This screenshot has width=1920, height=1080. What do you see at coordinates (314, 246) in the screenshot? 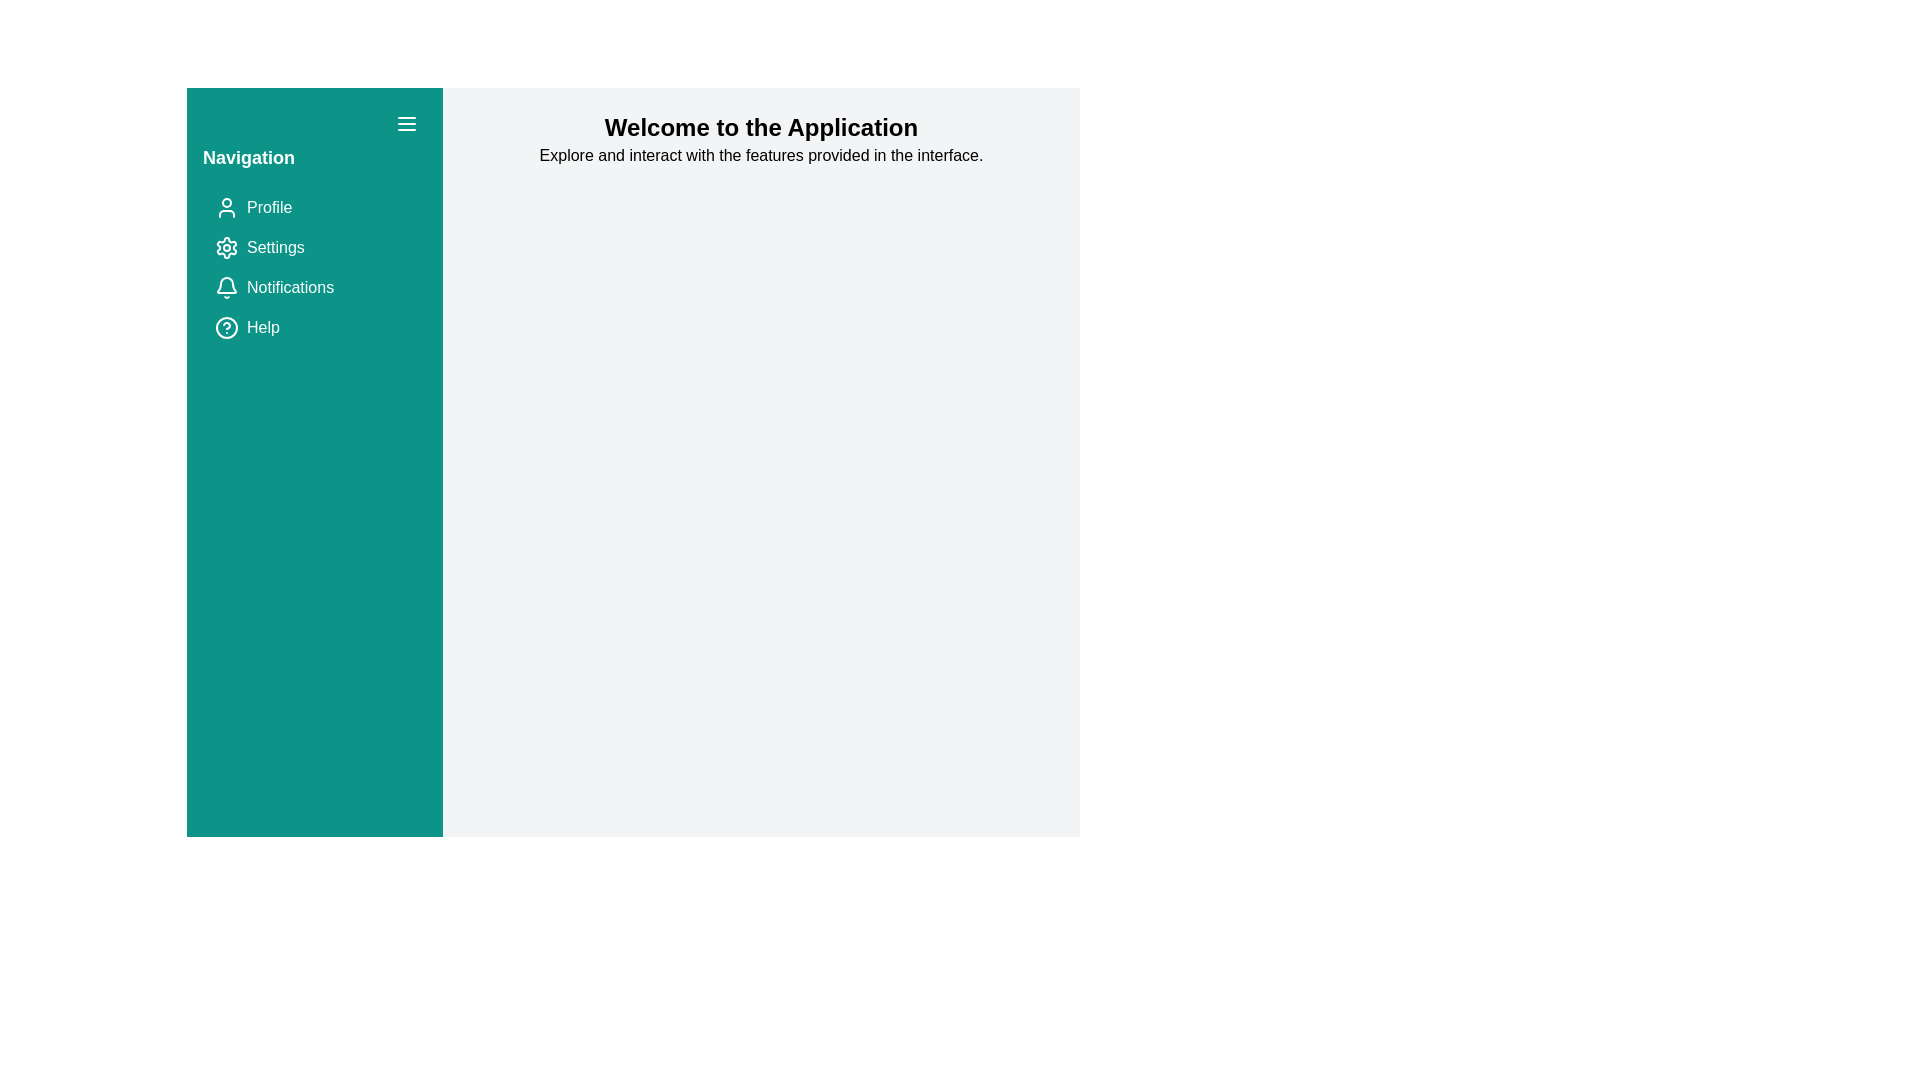
I see `the navigation item Settings to navigate to the respective section` at bounding box center [314, 246].